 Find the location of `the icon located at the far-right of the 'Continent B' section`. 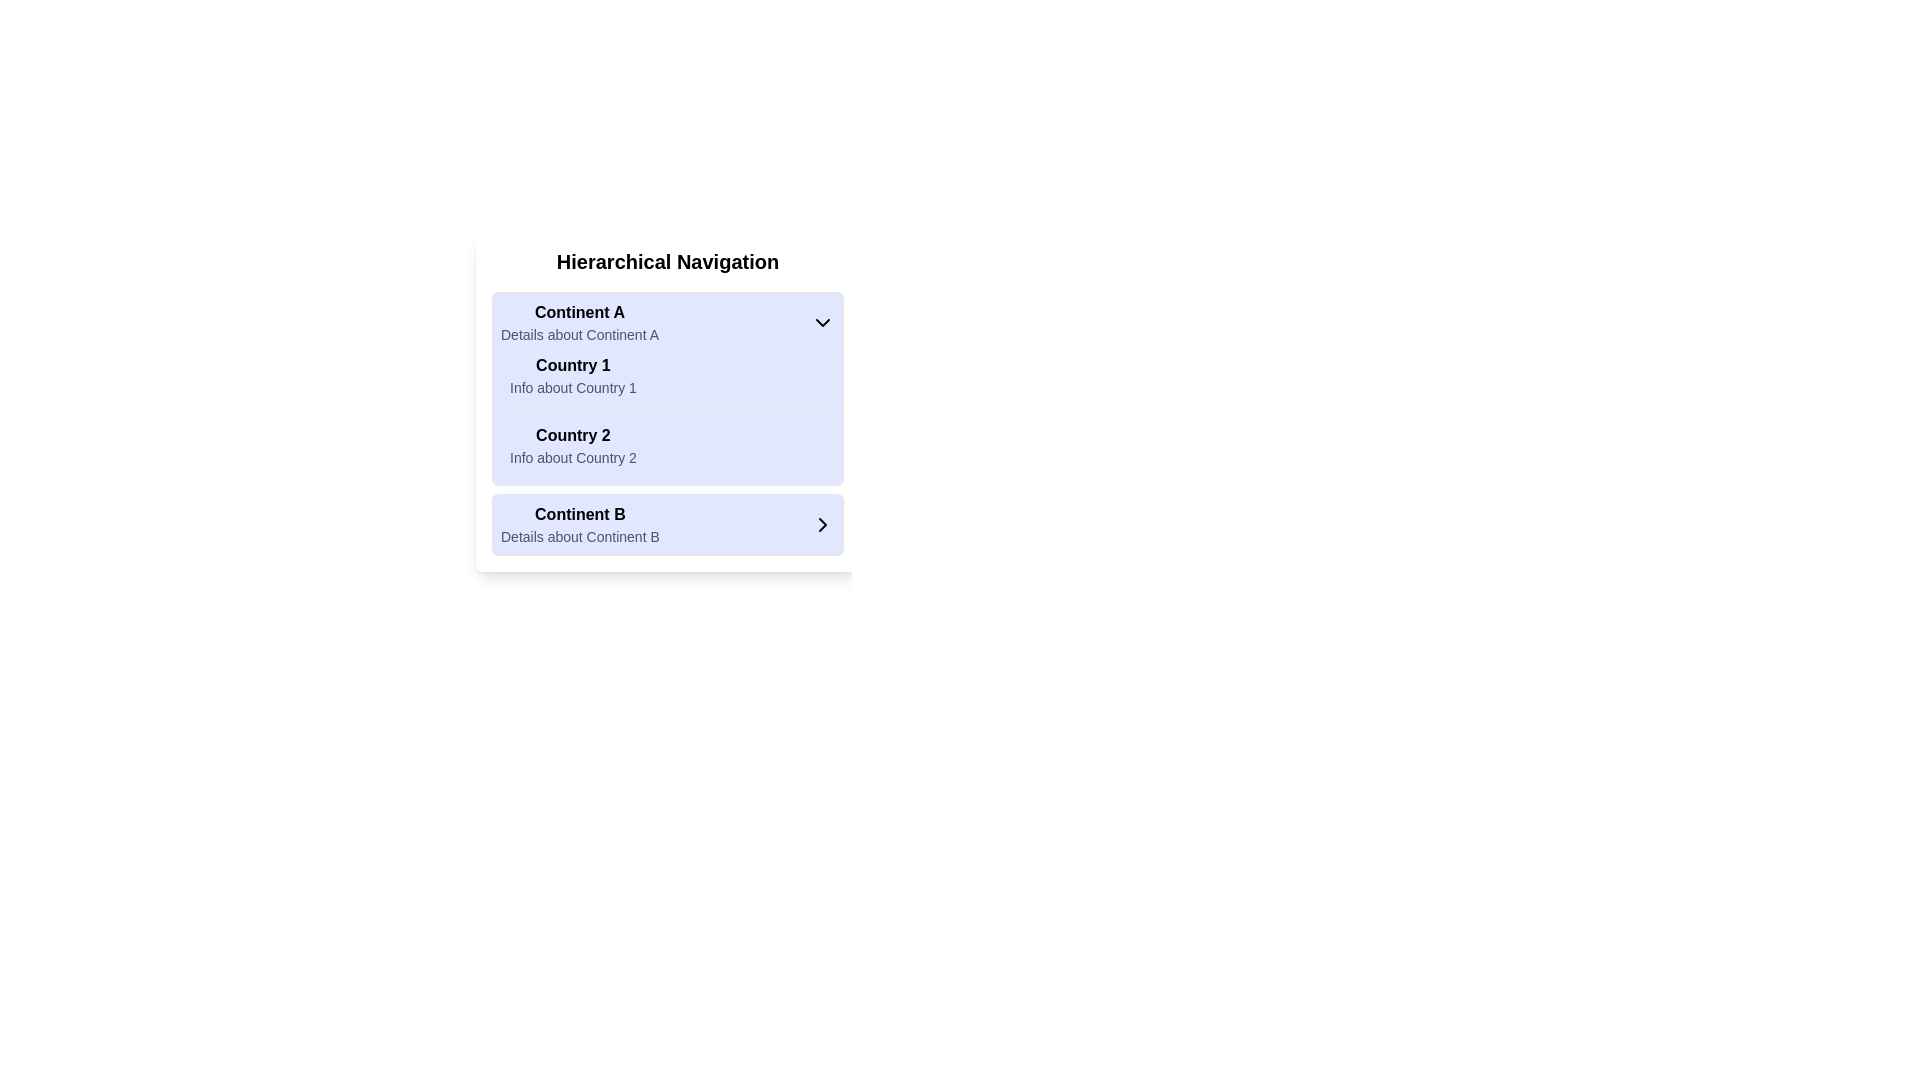

the icon located at the far-right of the 'Continent B' section is located at coordinates (822, 523).